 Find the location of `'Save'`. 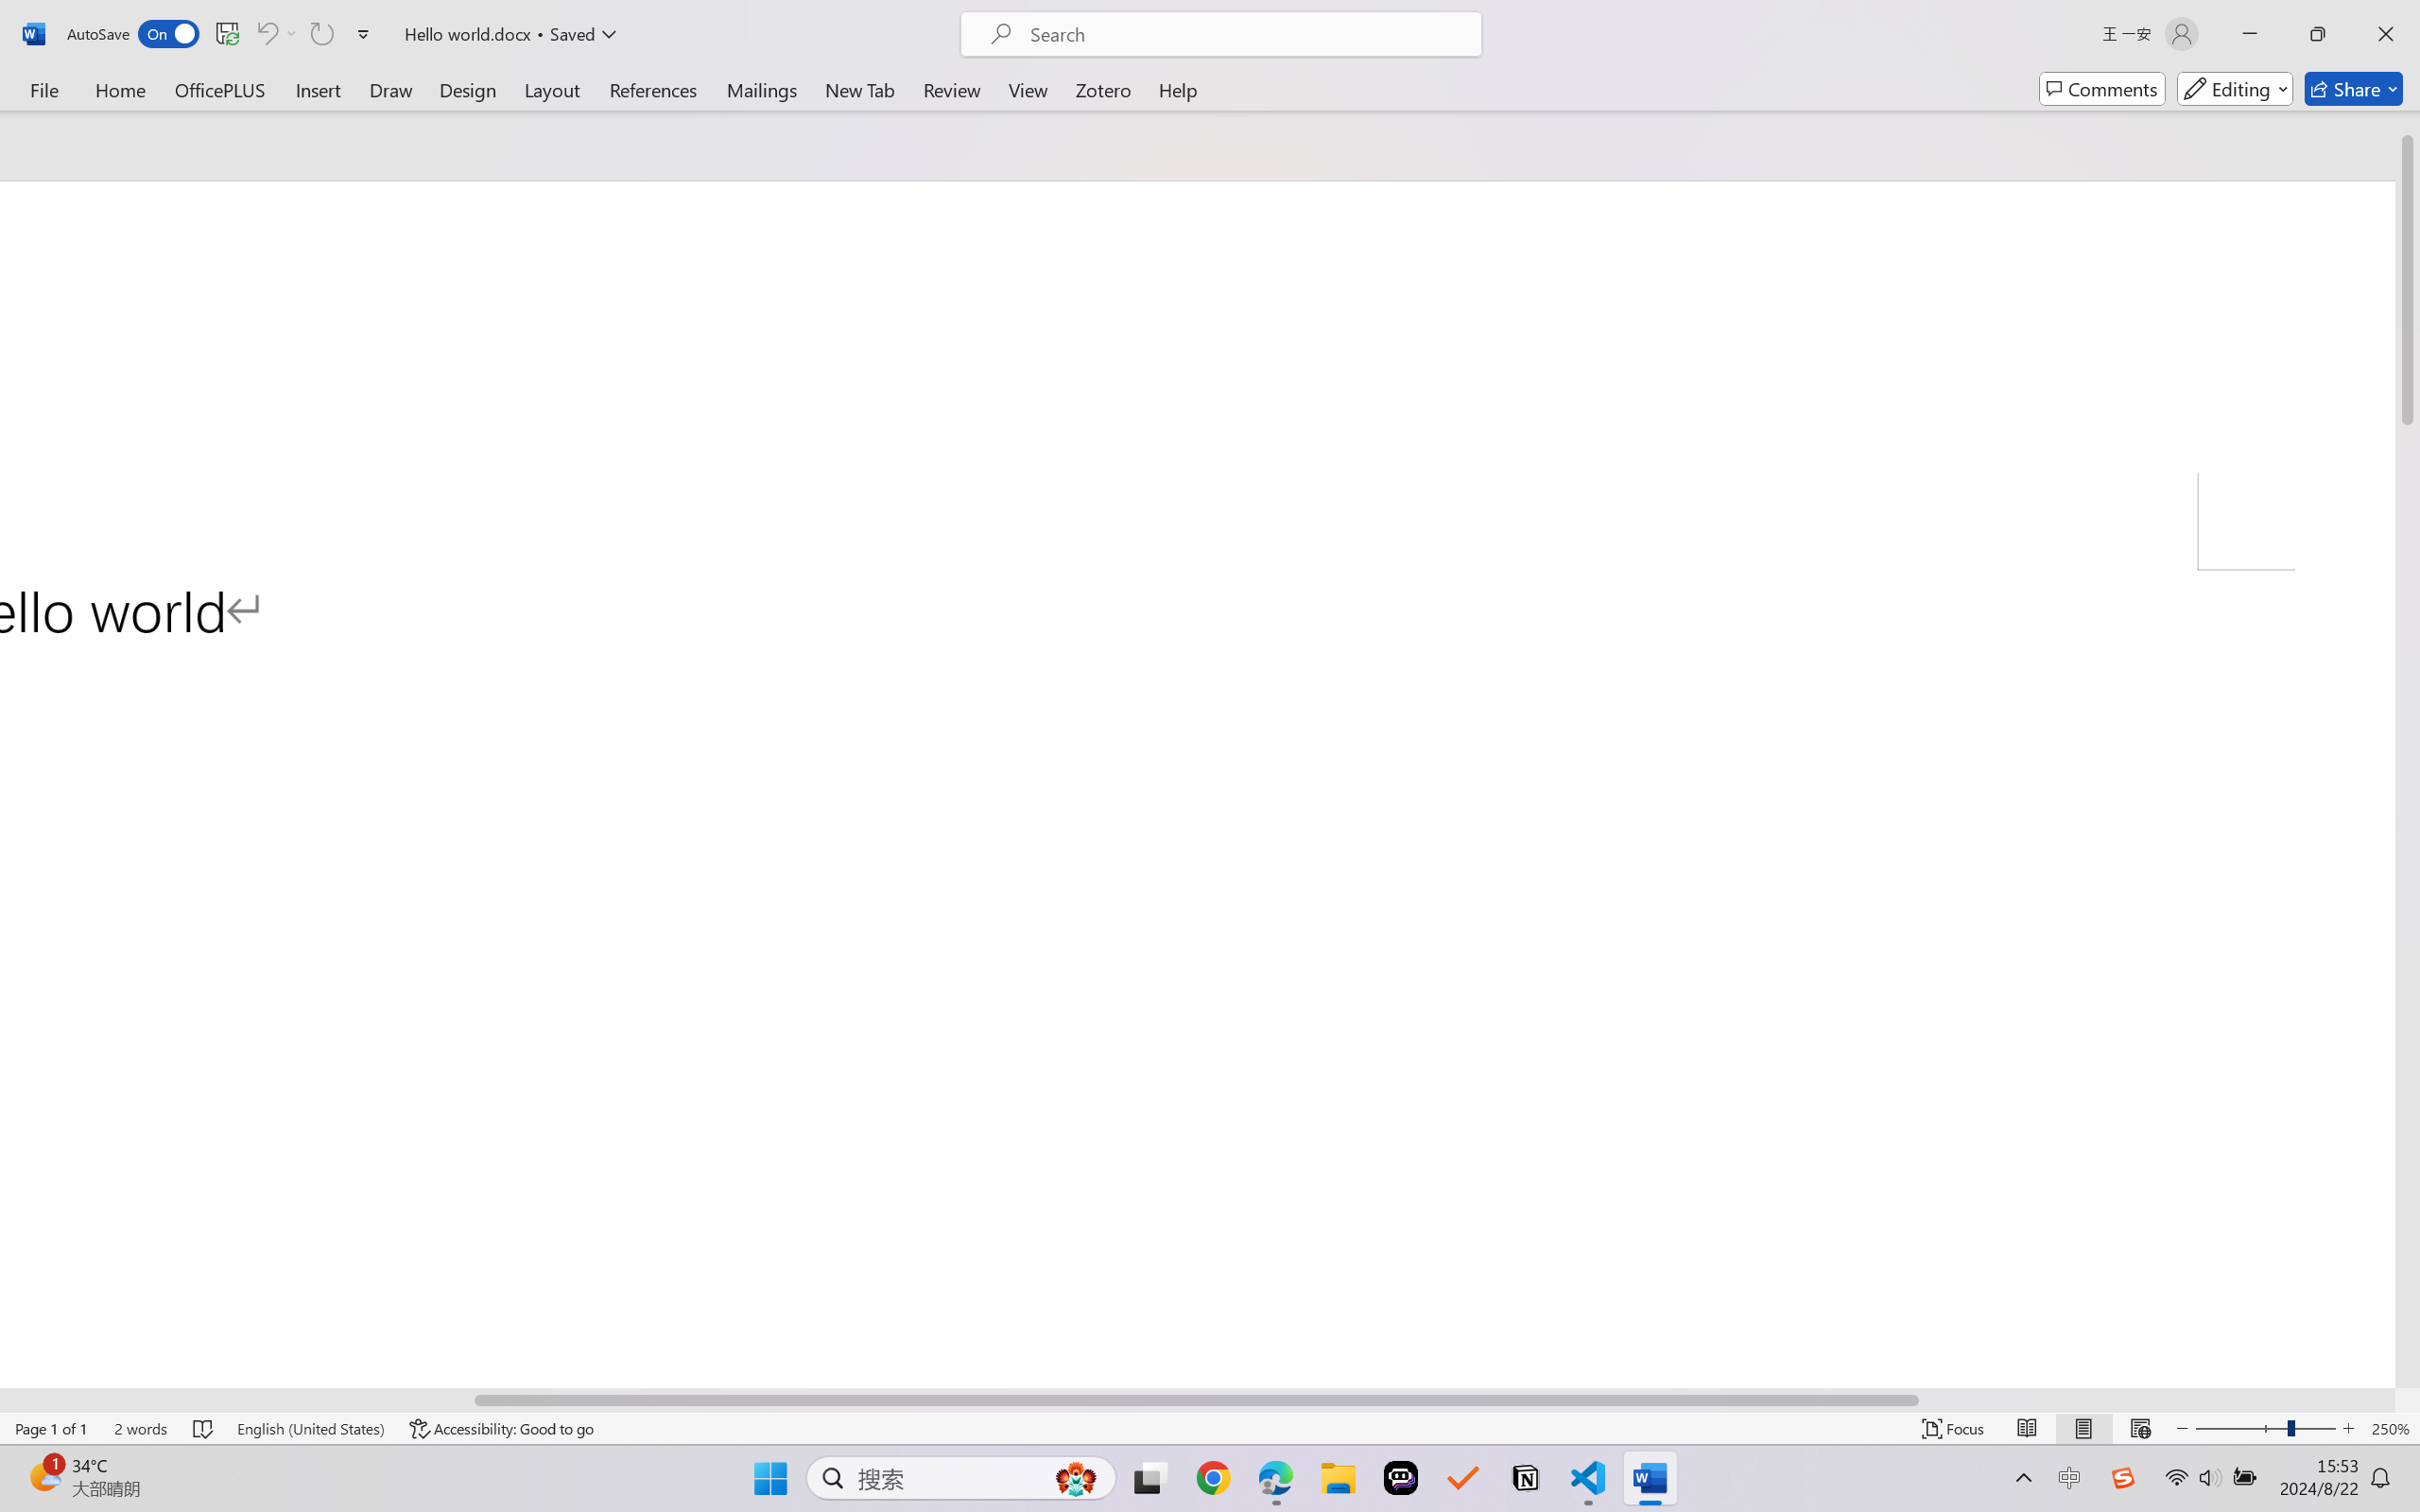

'Save' is located at coordinates (226, 33).